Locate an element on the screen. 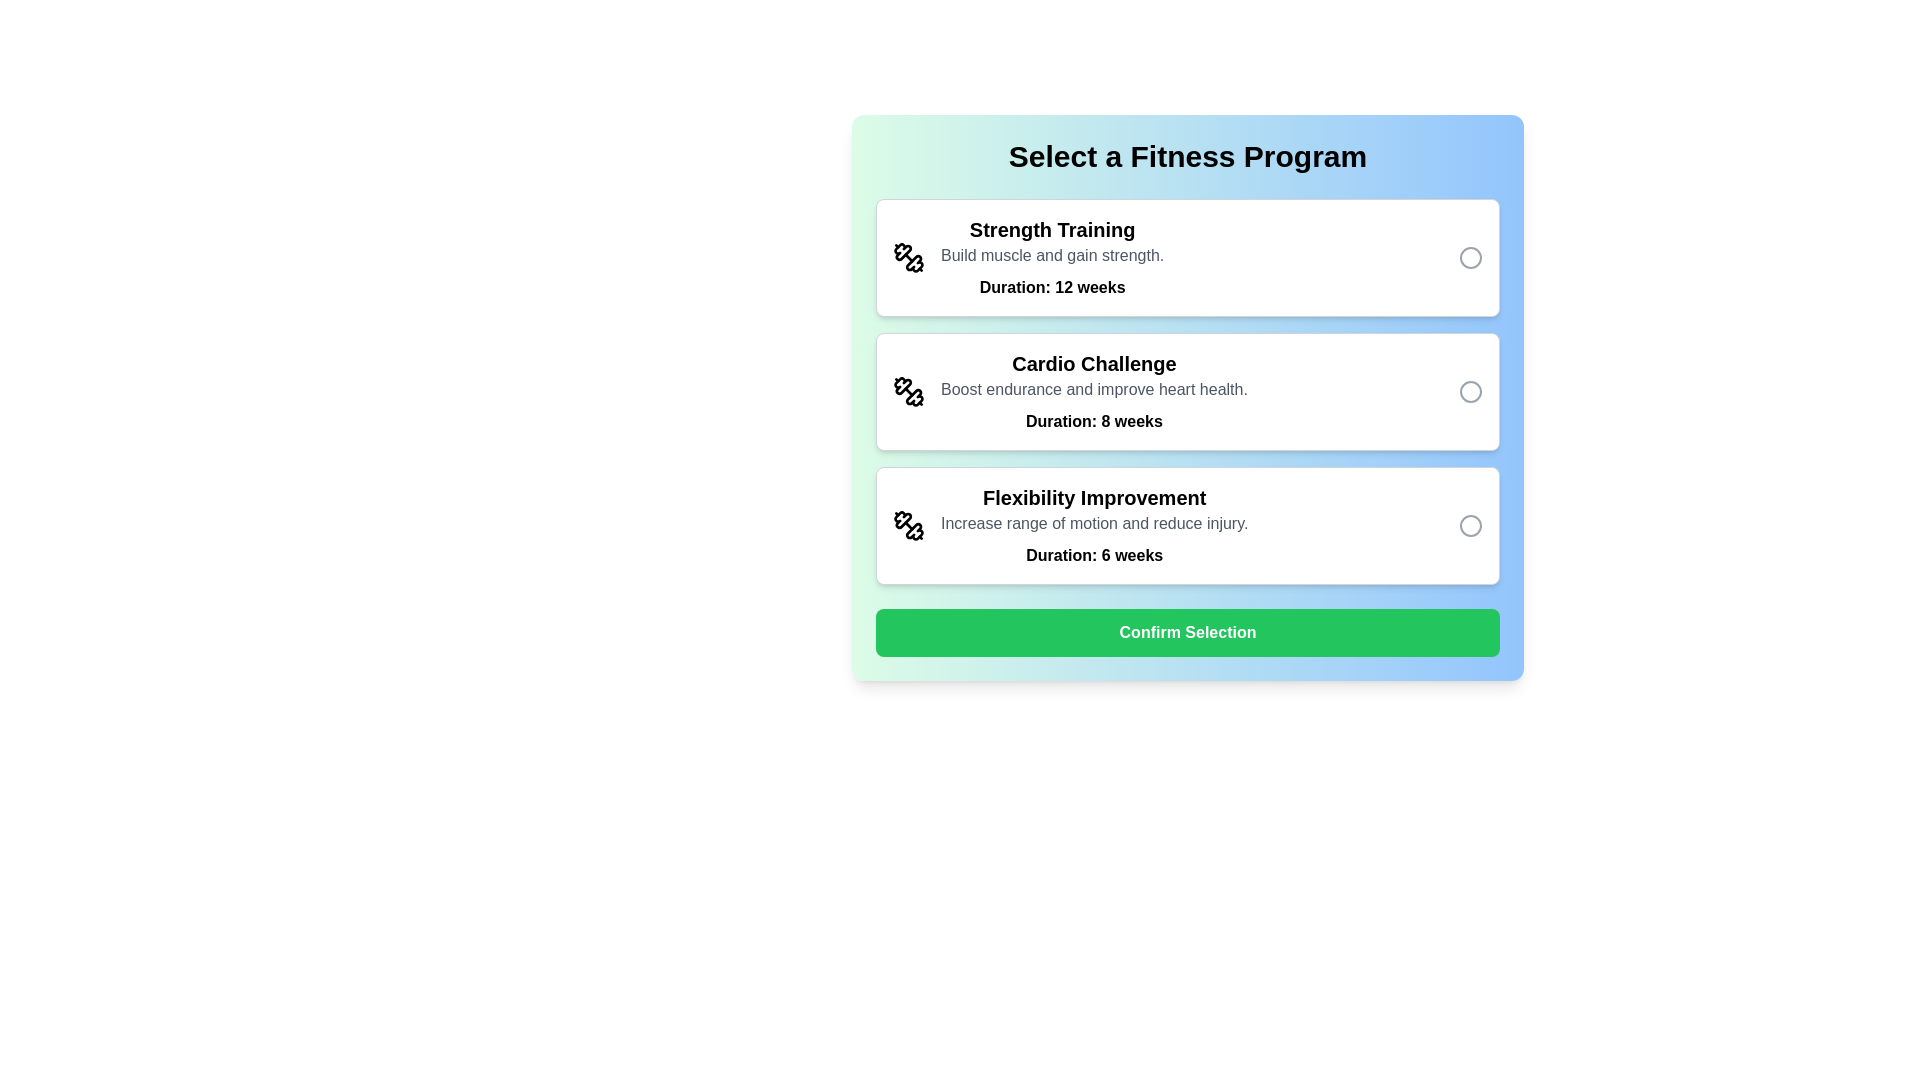 The image size is (1920, 1080). the gray outlined circle indicator located to the right side of the 'Strength Training' section within the card-based UI is located at coordinates (1470, 257).